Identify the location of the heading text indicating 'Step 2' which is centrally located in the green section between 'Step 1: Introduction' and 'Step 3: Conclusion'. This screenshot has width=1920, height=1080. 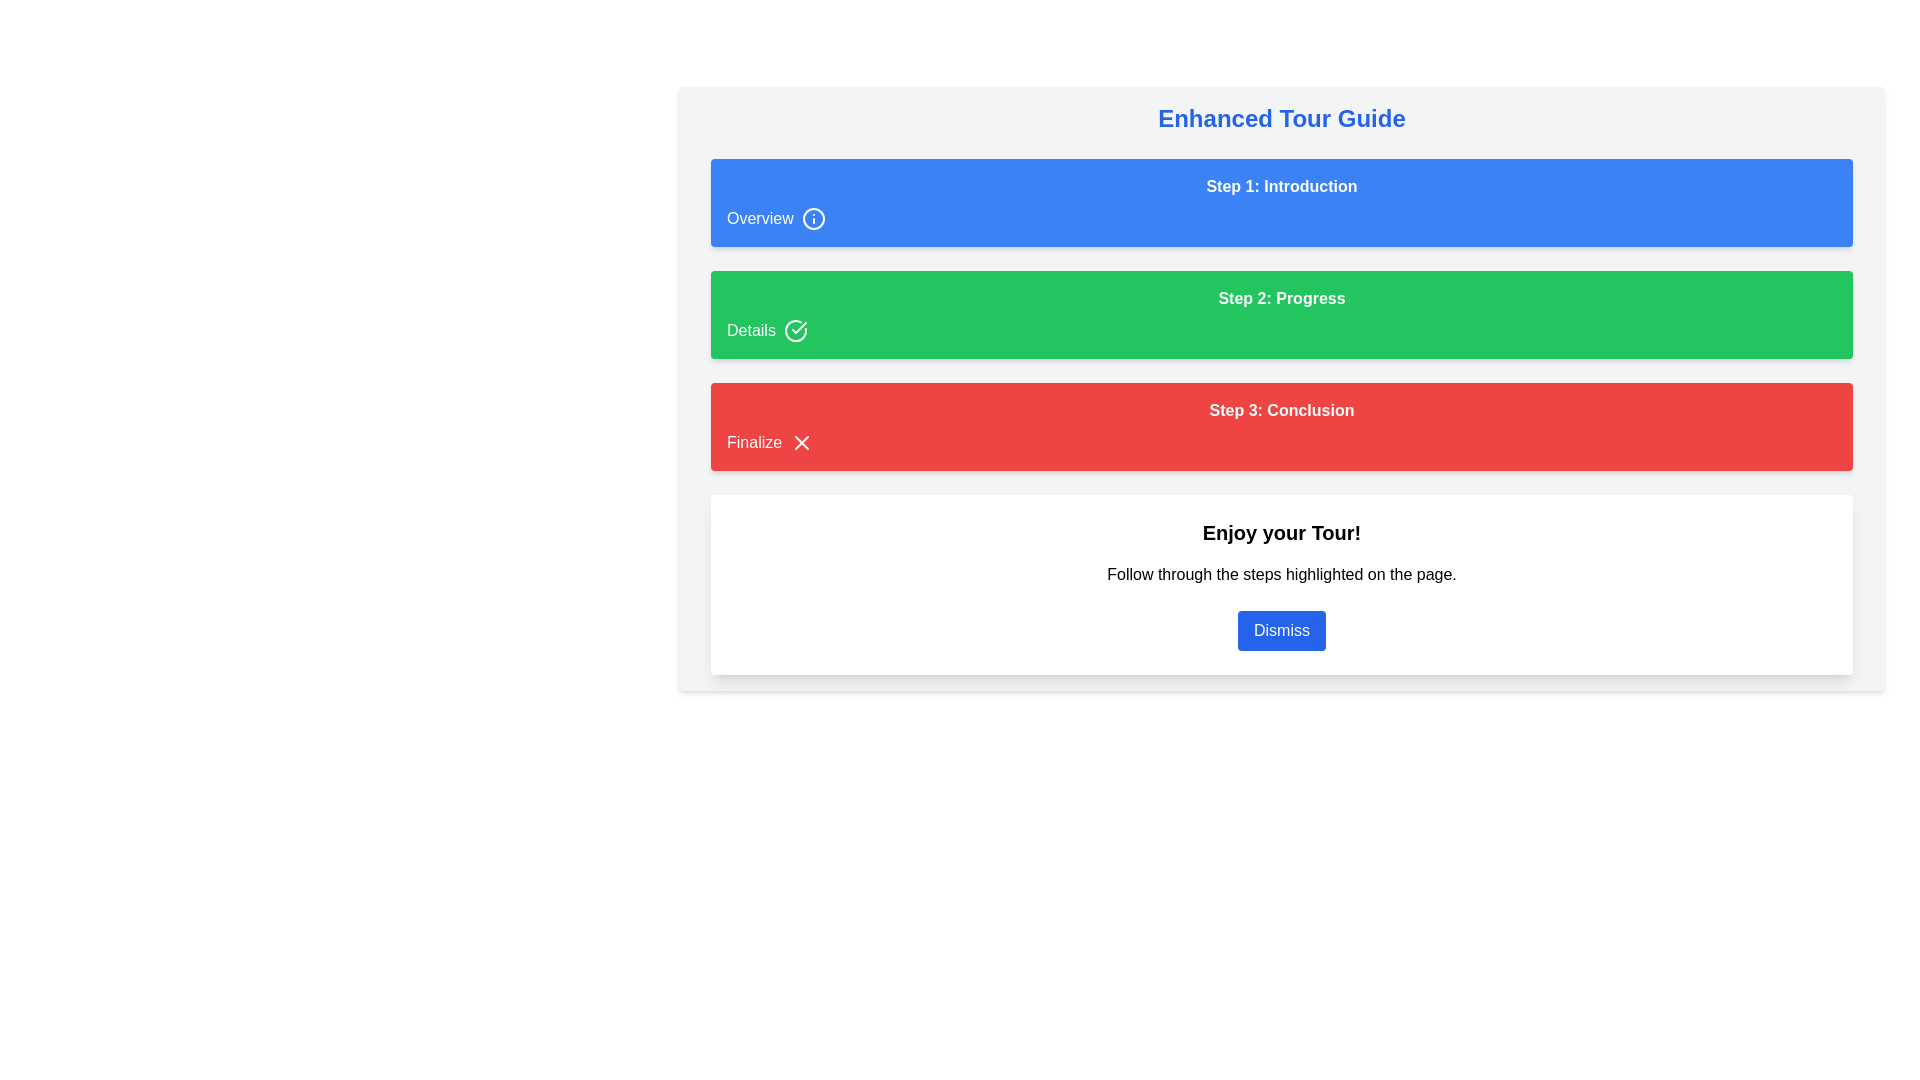
(1281, 299).